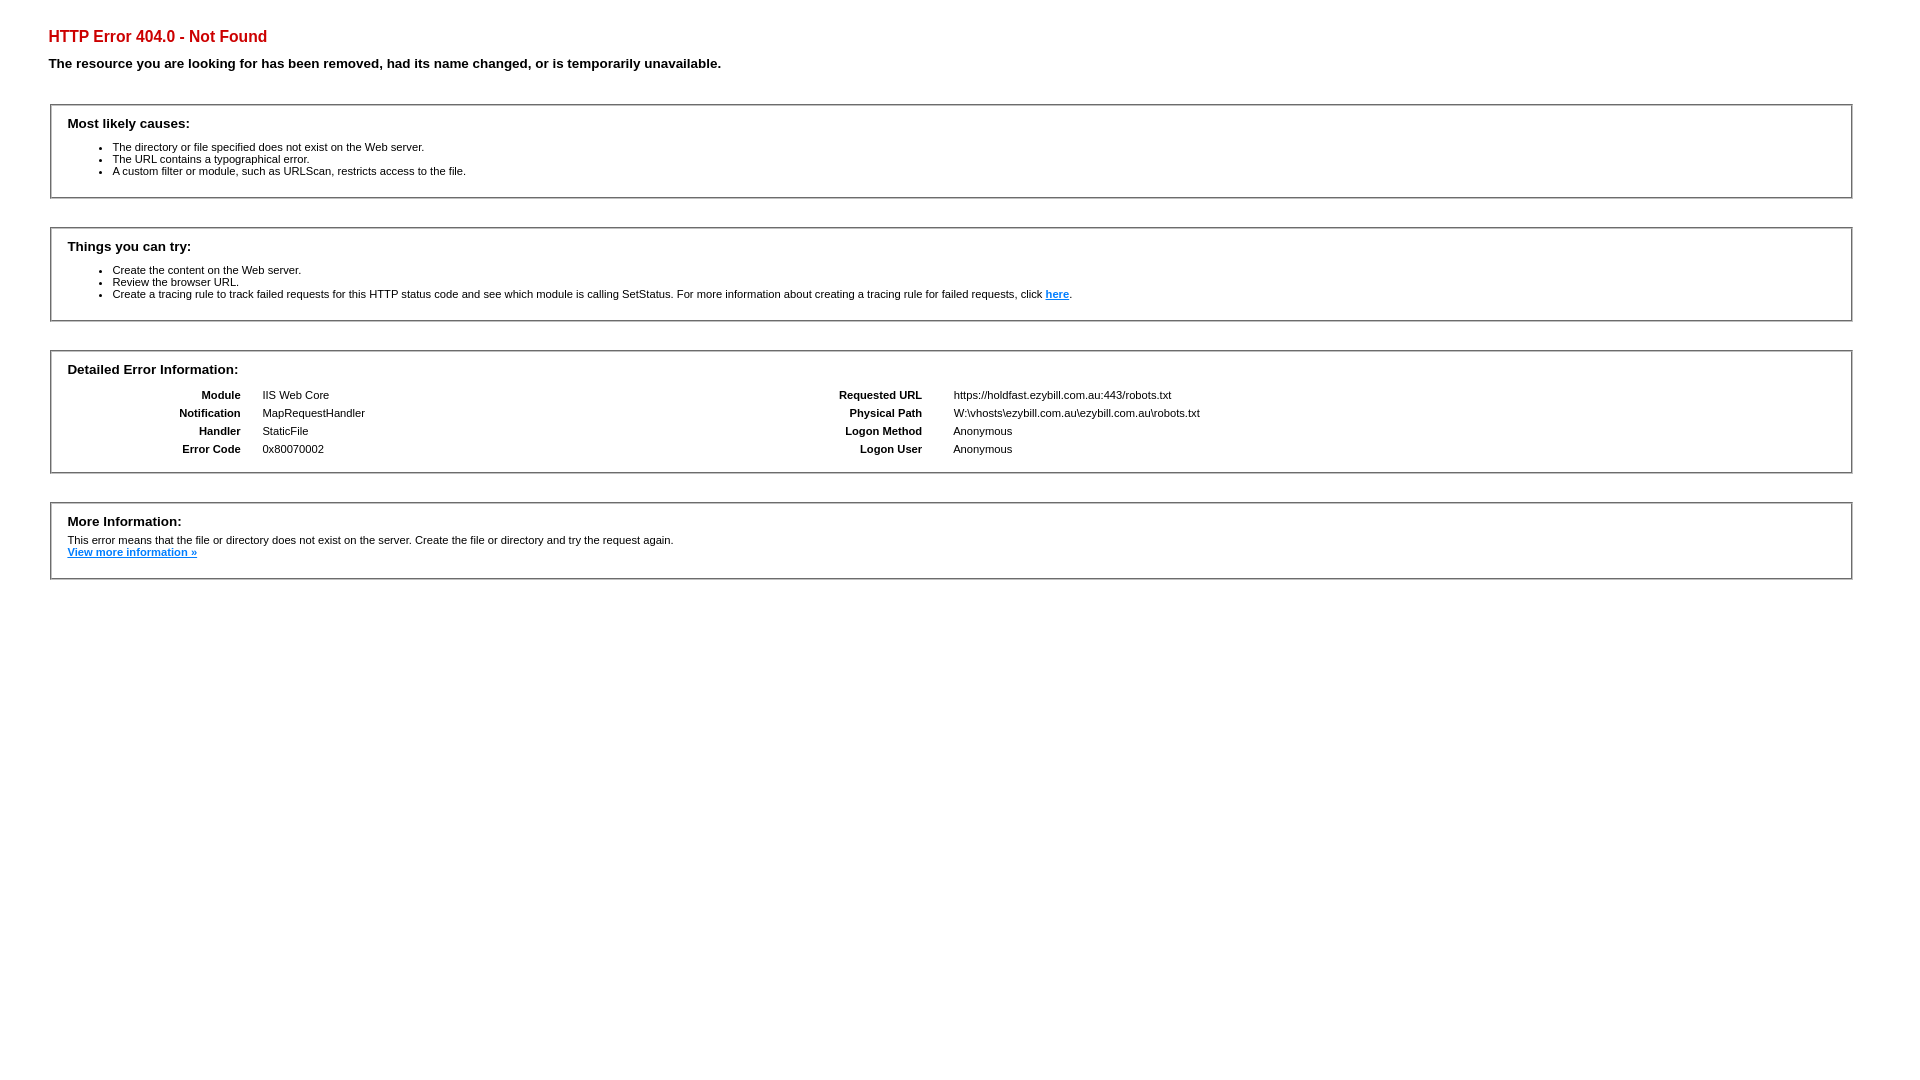 Image resolution: width=1920 pixels, height=1080 pixels. I want to click on 'here', so click(1056, 293).